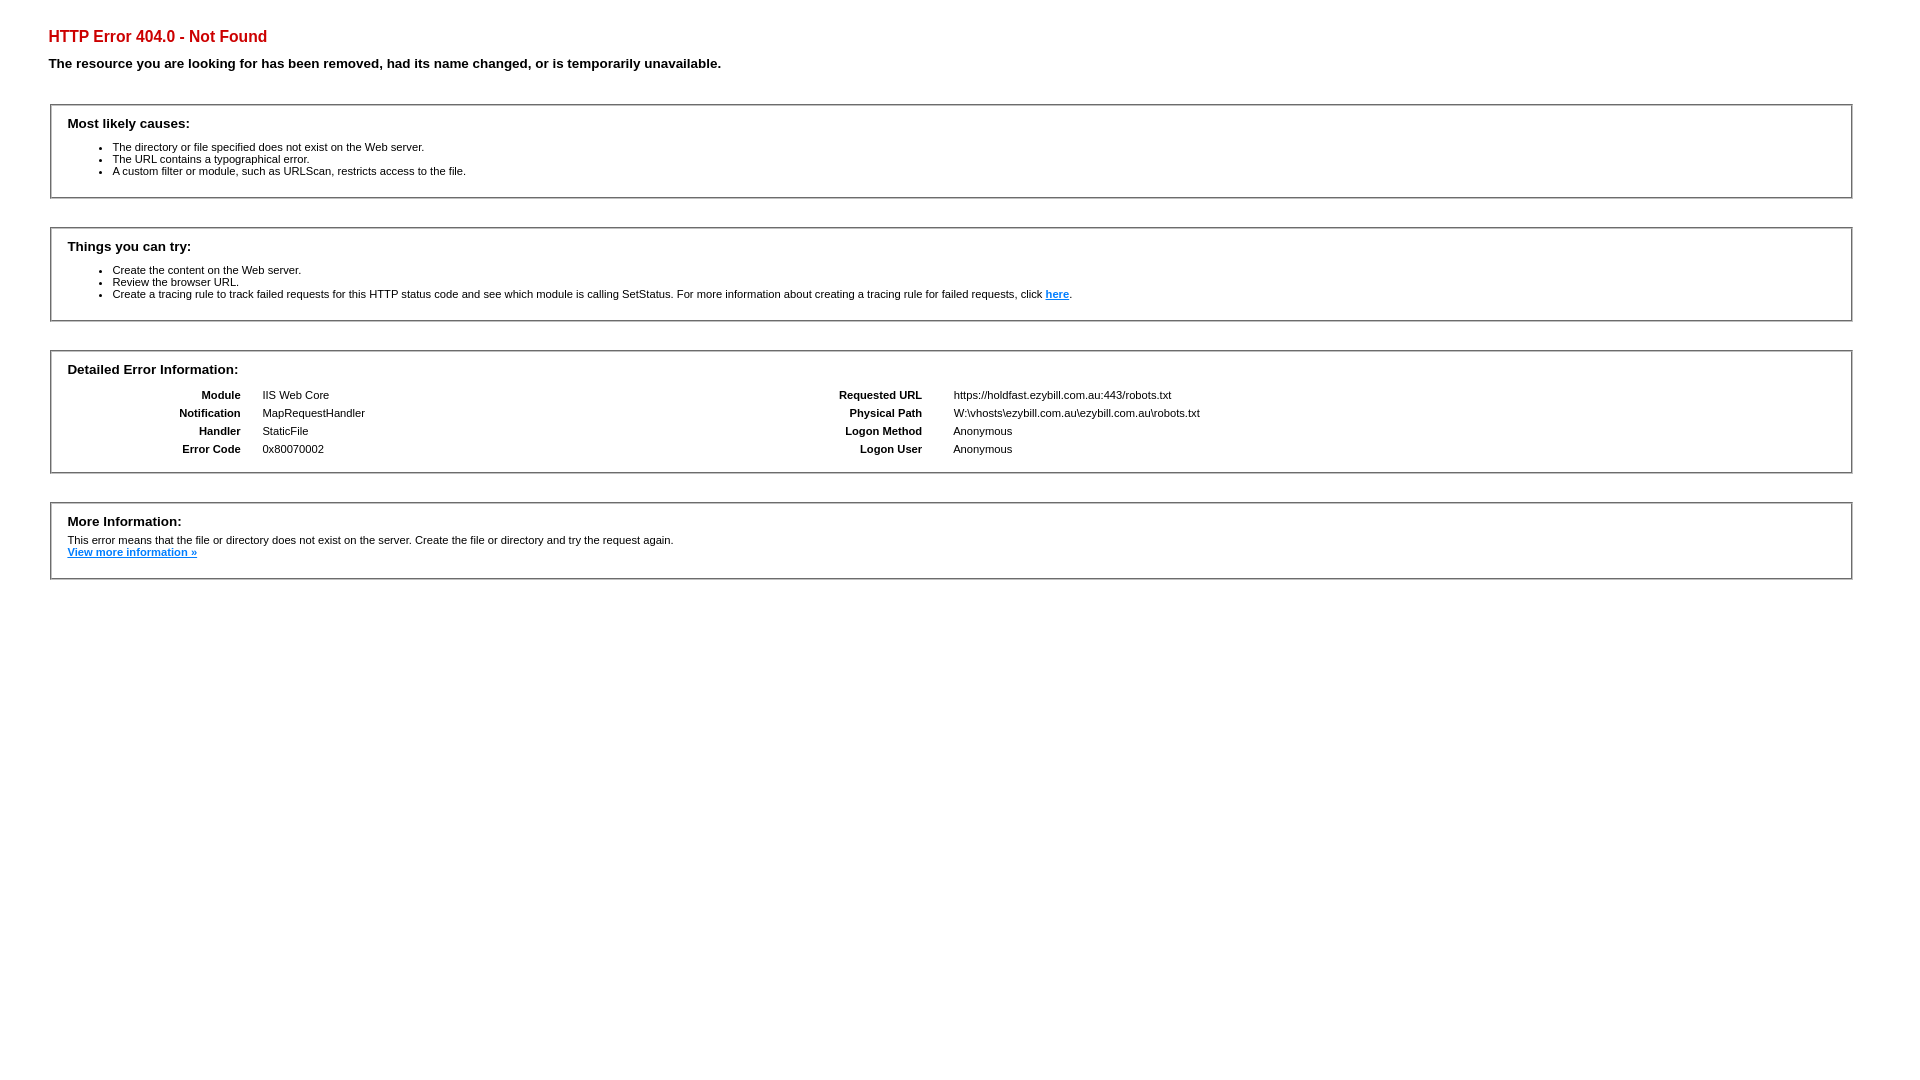 Image resolution: width=1920 pixels, height=1080 pixels. I want to click on 'here', so click(1056, 293).